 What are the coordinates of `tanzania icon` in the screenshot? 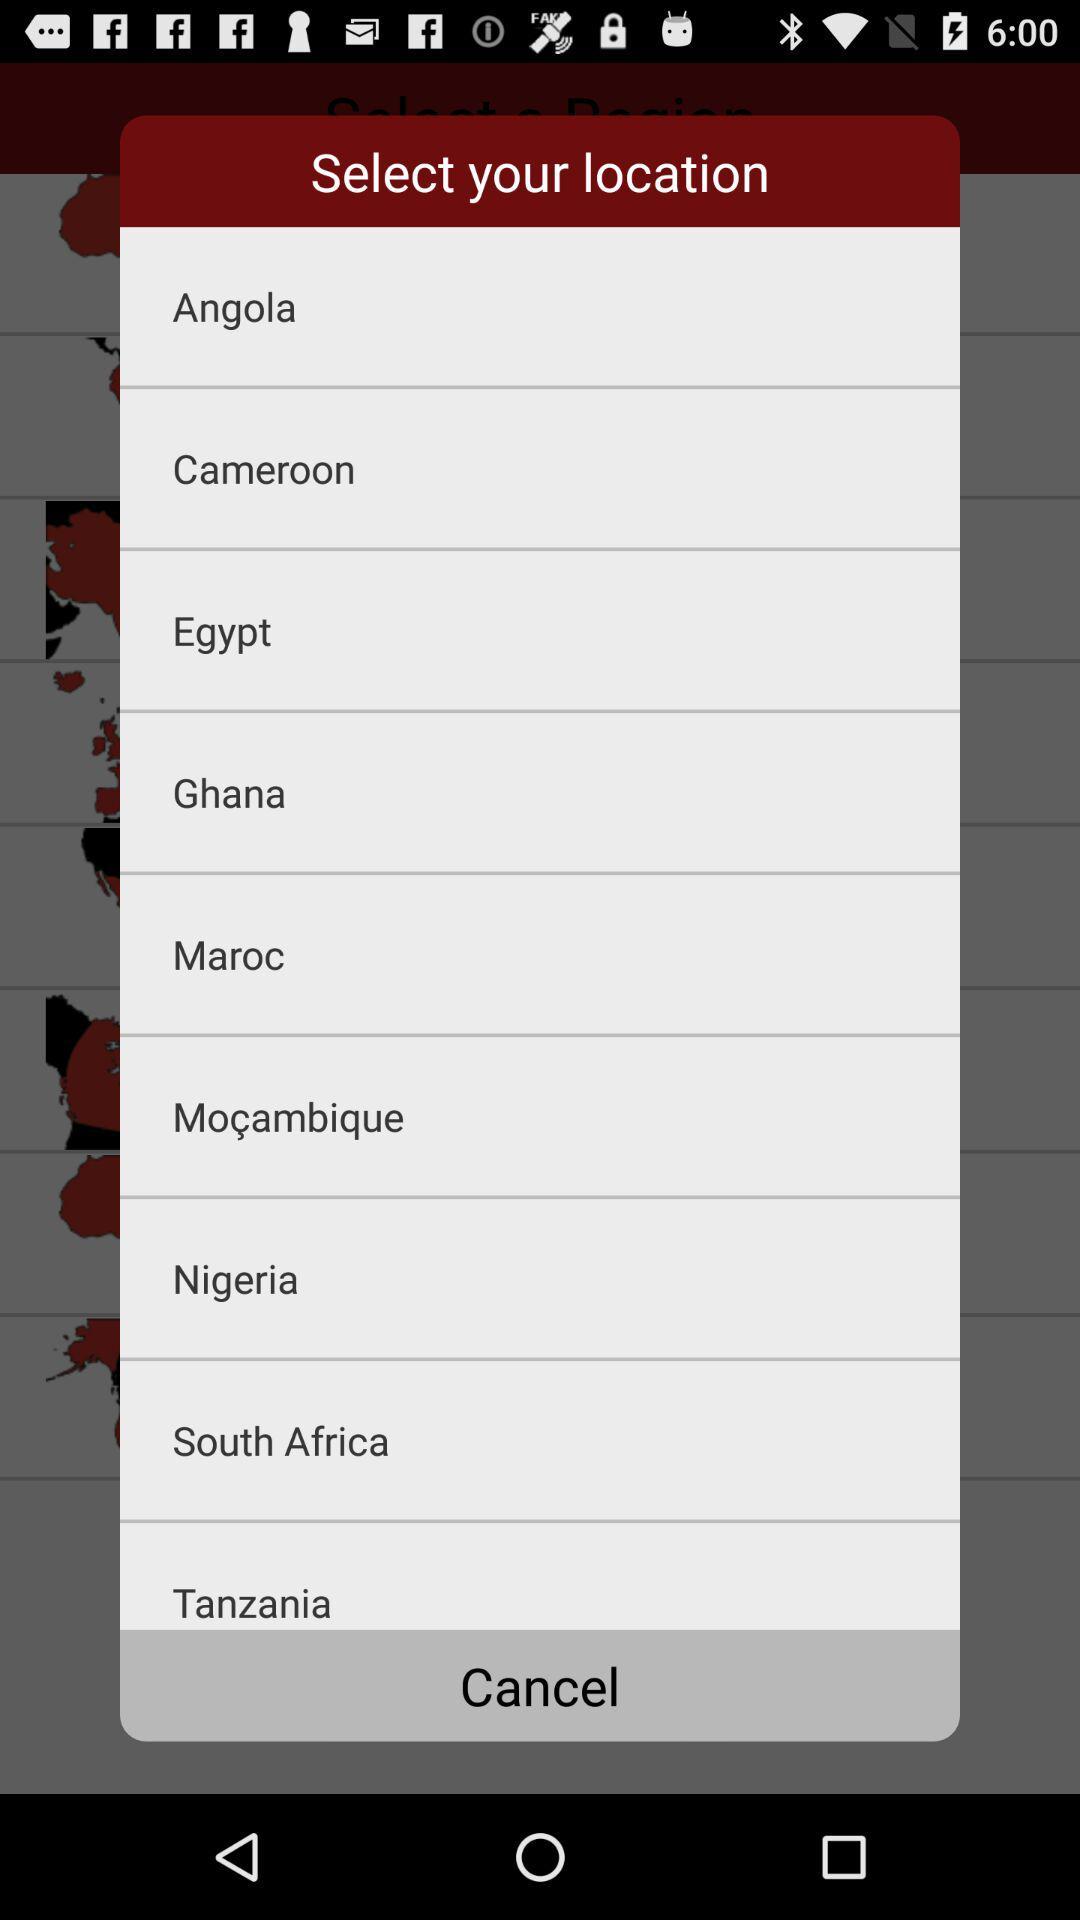 It's located at (566, 1575).